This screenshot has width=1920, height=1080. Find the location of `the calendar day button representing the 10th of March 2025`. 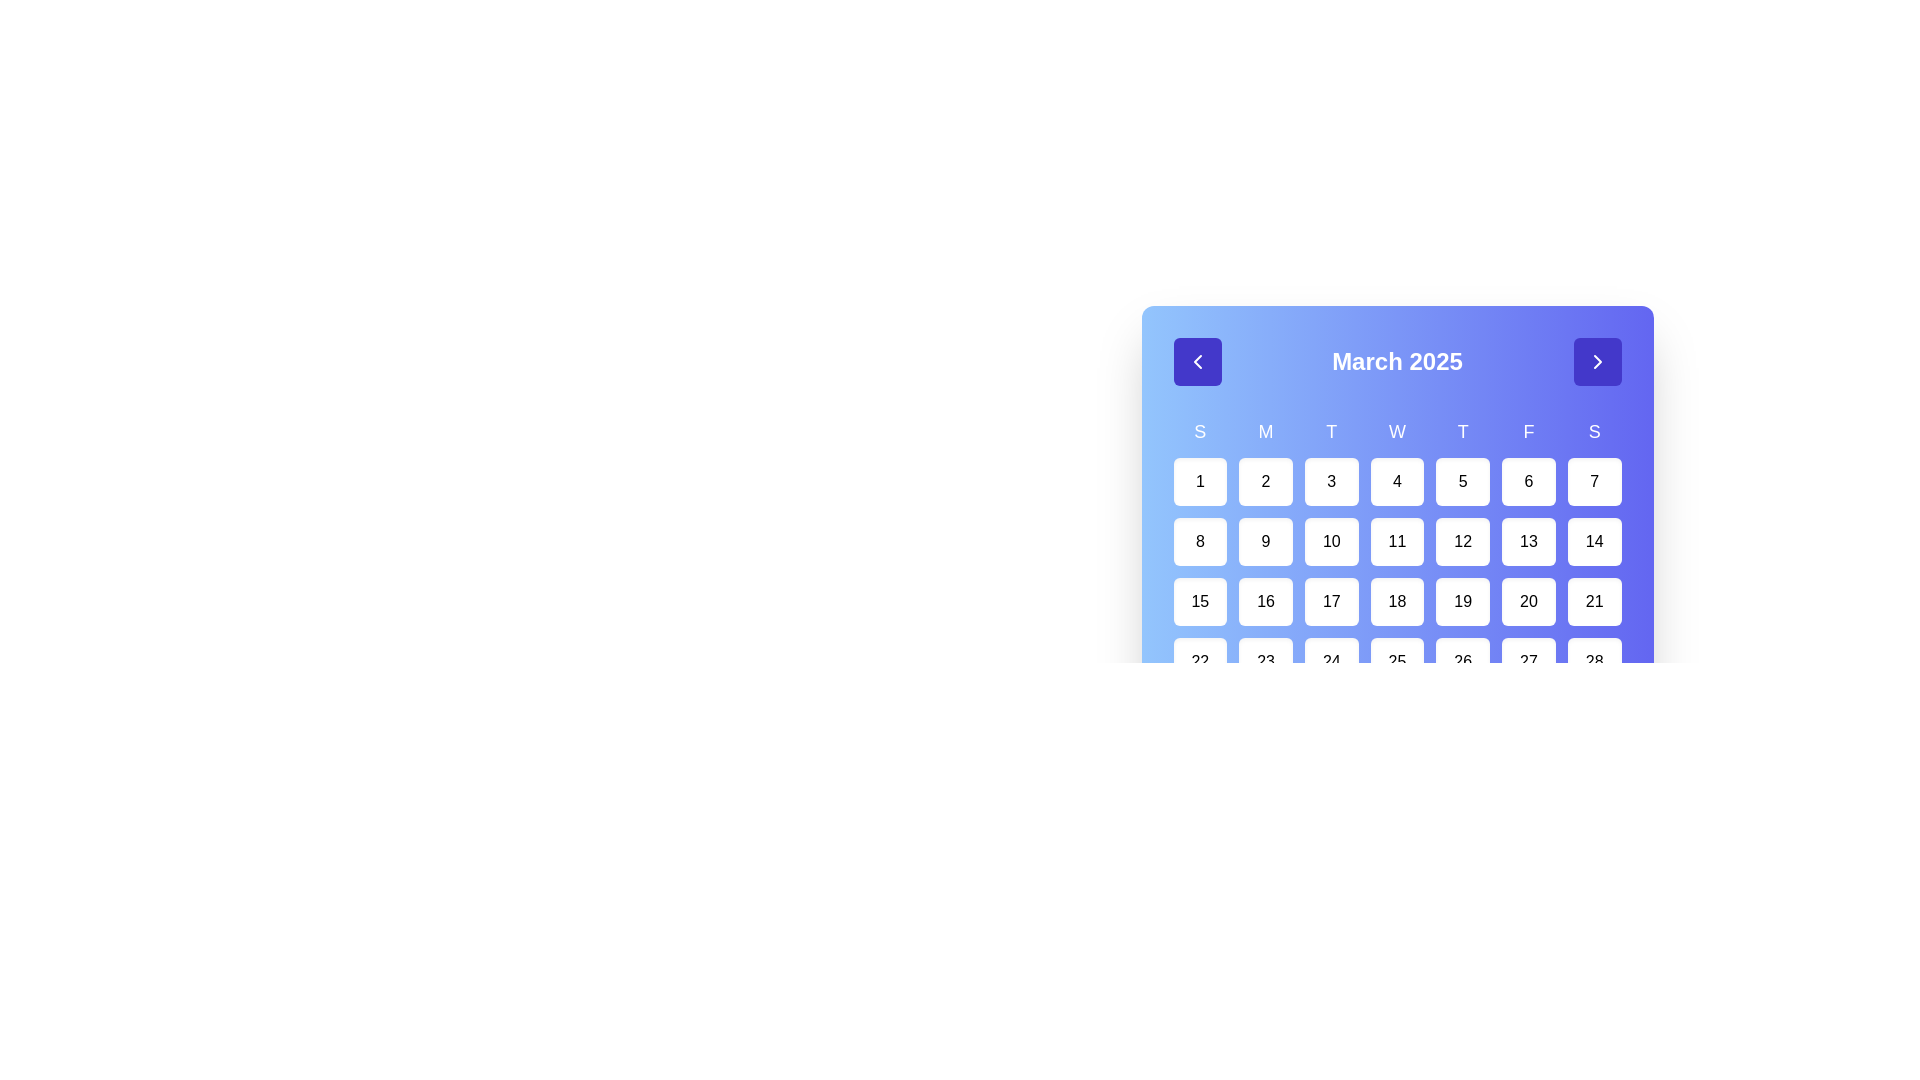

the calendar day button representing the 10th of March 2025 is located at coordinates (1331, 542).